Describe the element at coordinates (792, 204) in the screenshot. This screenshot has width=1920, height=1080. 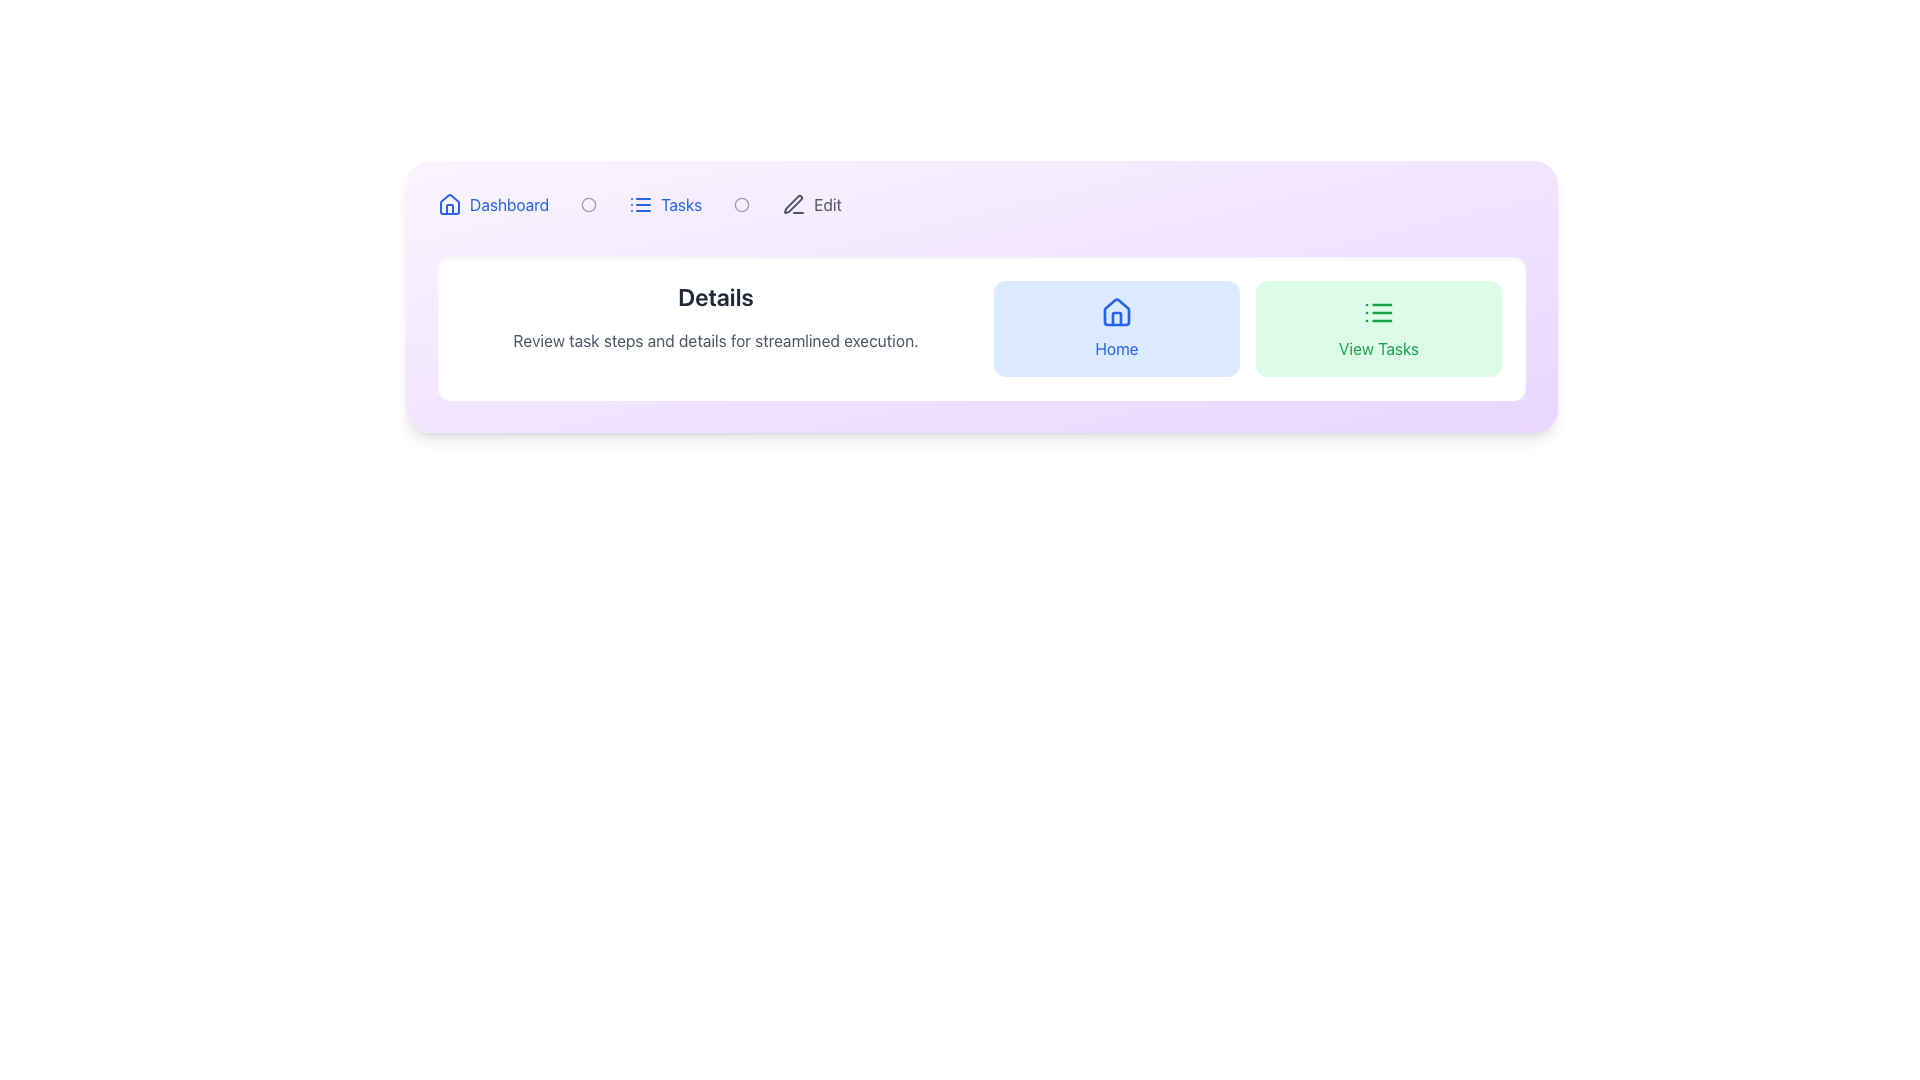
I see `the edit action icon located in the top navigation bar, positioned to the far right of the 'Tasks' section and before the 'Edit' label` at that location.